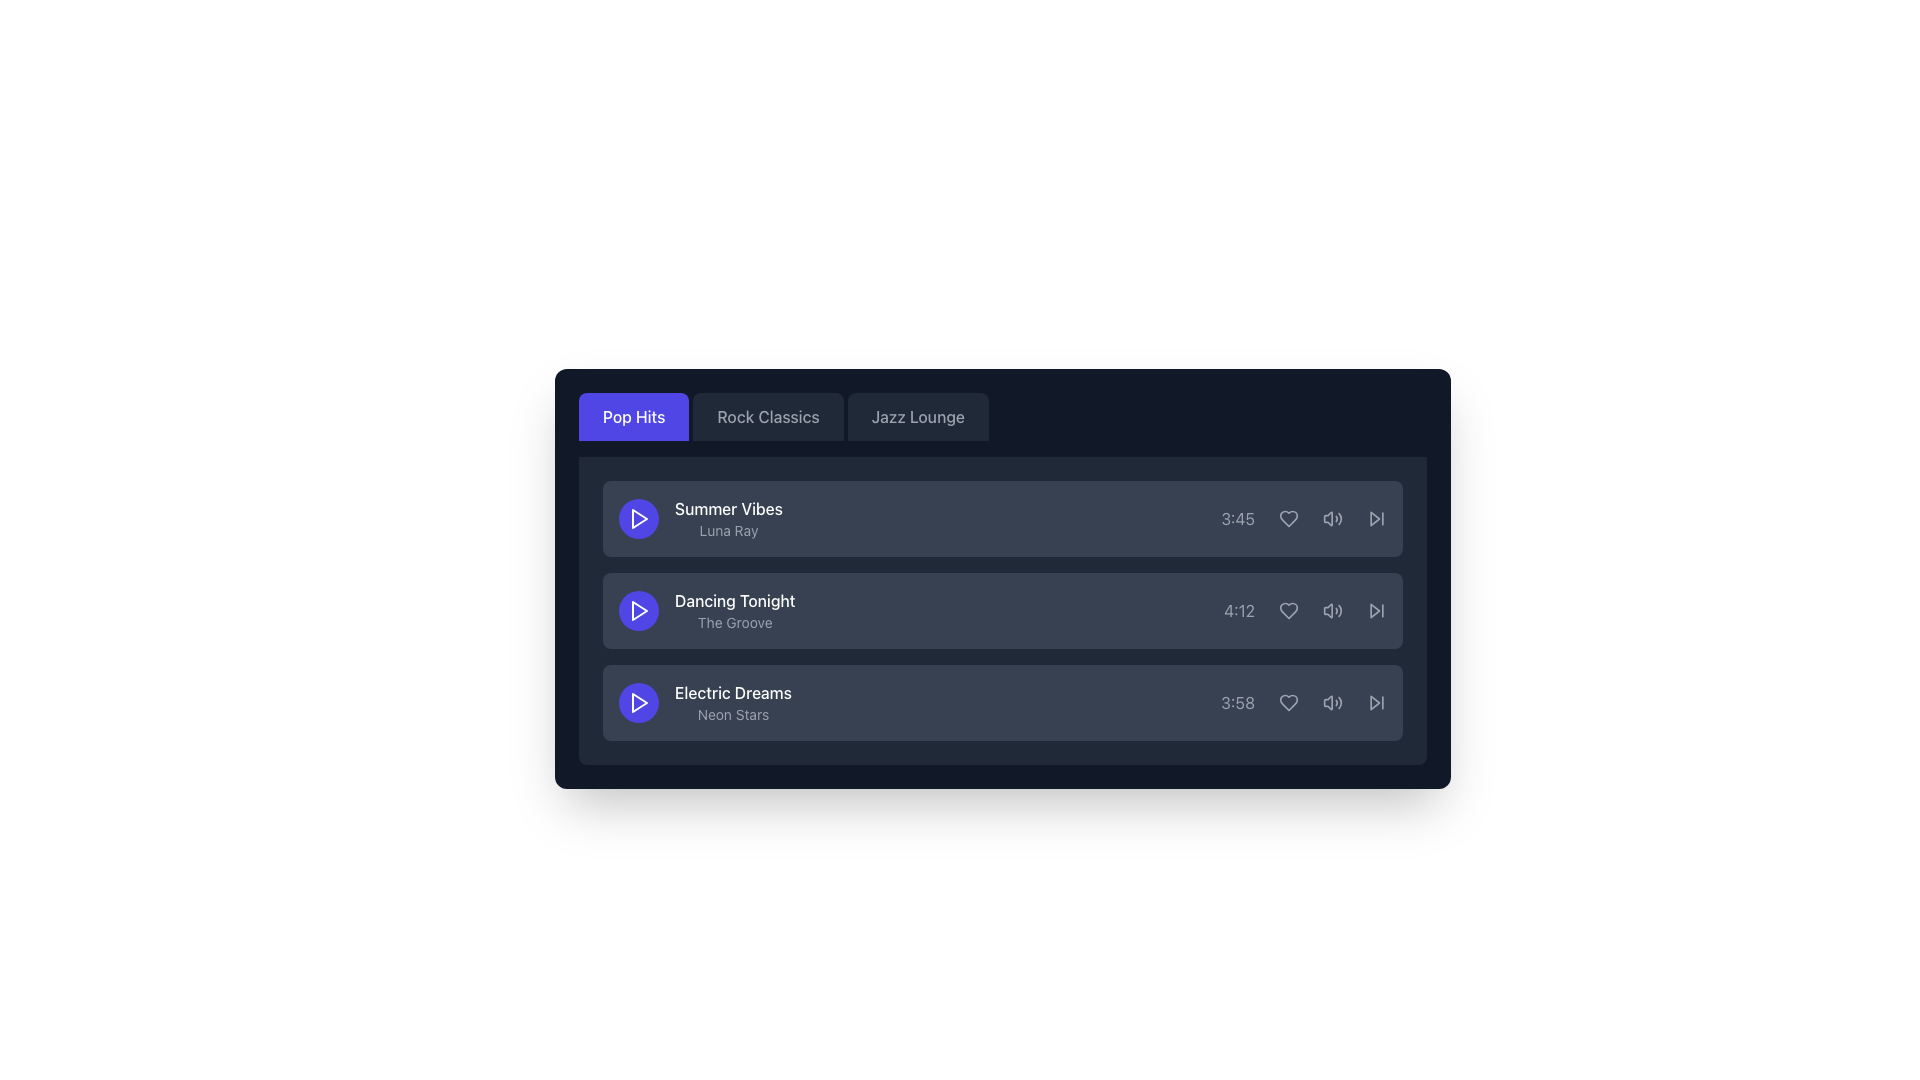 Image resolution: width=1920 pixels, height=1080 pixels. Describe the element at coordinates (1237, 518) in the screenshot. I see `the label displaying the time duration '3:45', which is styled in gray and located in the right section of the first row, aligned to the right of the title 'Summer Vibes - Luna Ray'` at that location.